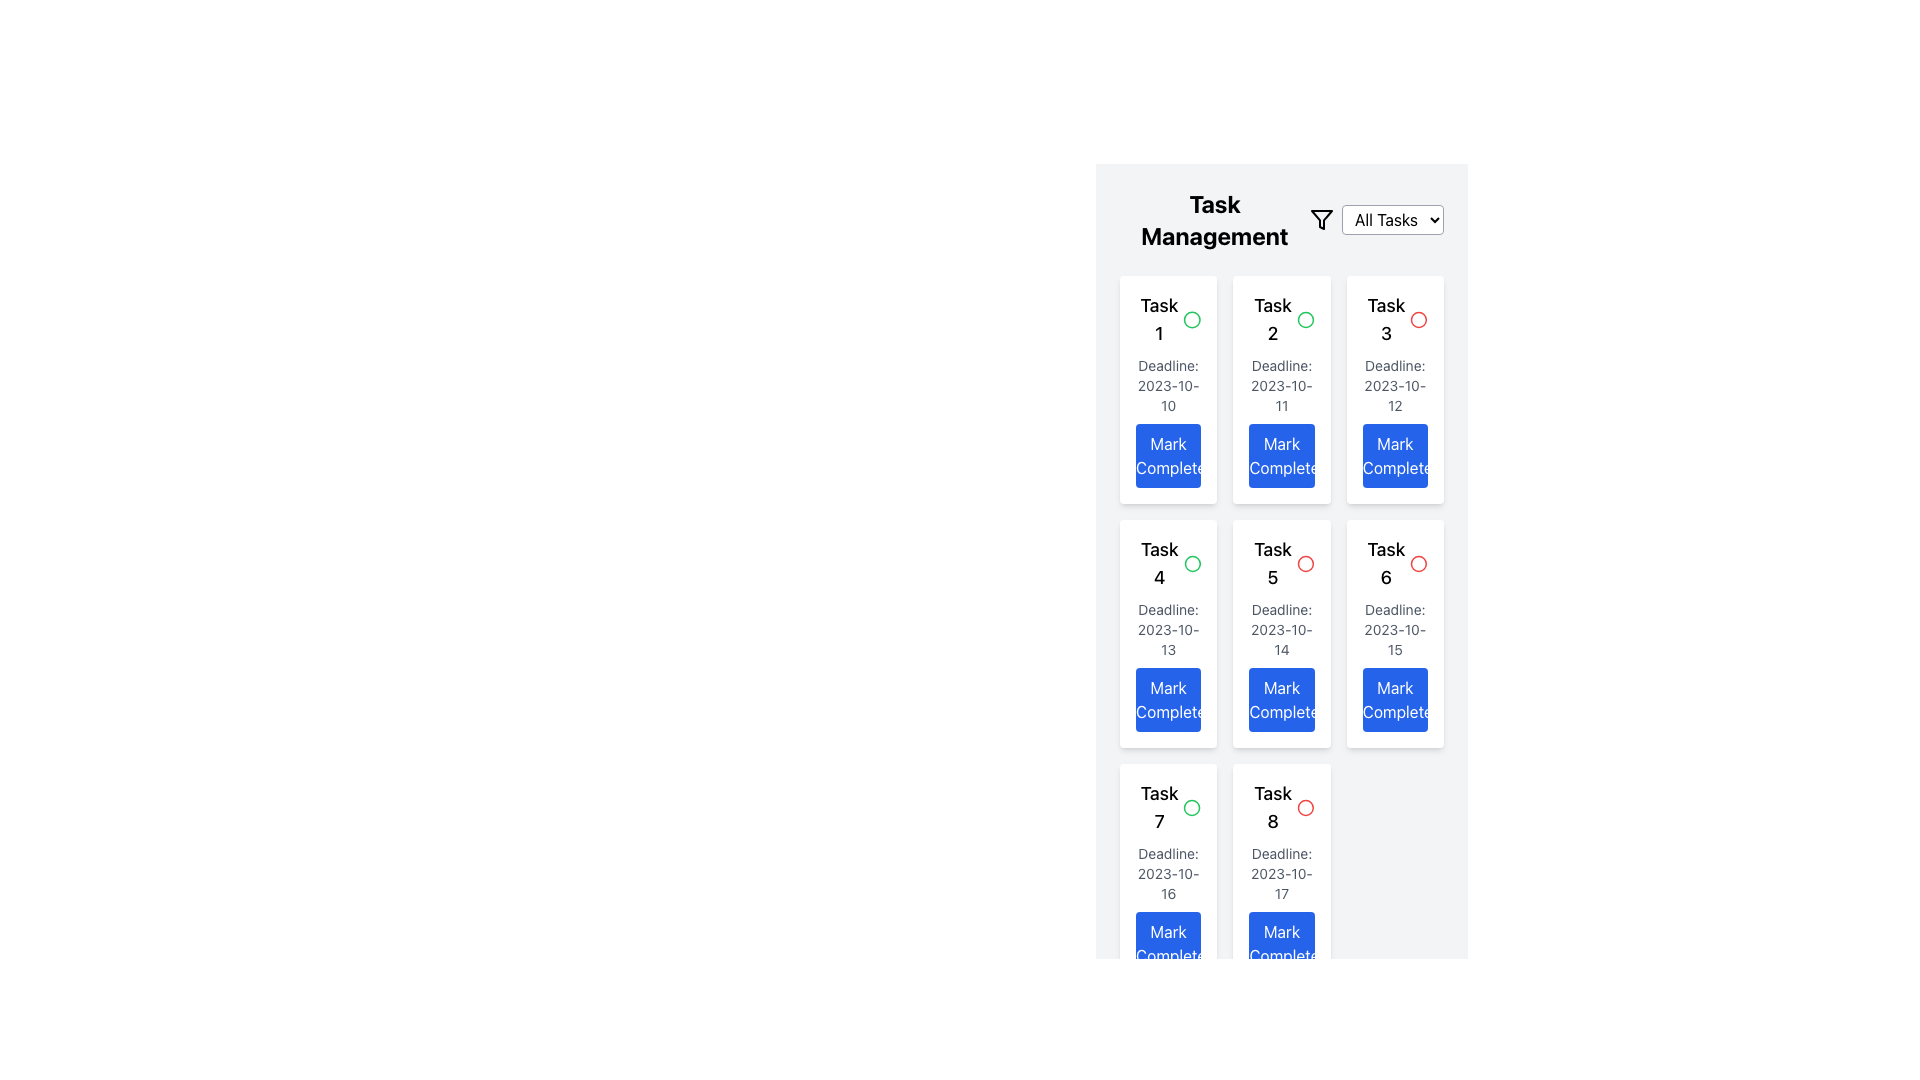 The height and width of the screenshot is (1080, 1920). What do you see at coordinates (1281, 628) in the screenshot?
I see `the text label displaying the deadline 'Deadline: 2023-10-14' within the card labeled 'Task 5'` at bounding box center [1281, 628].